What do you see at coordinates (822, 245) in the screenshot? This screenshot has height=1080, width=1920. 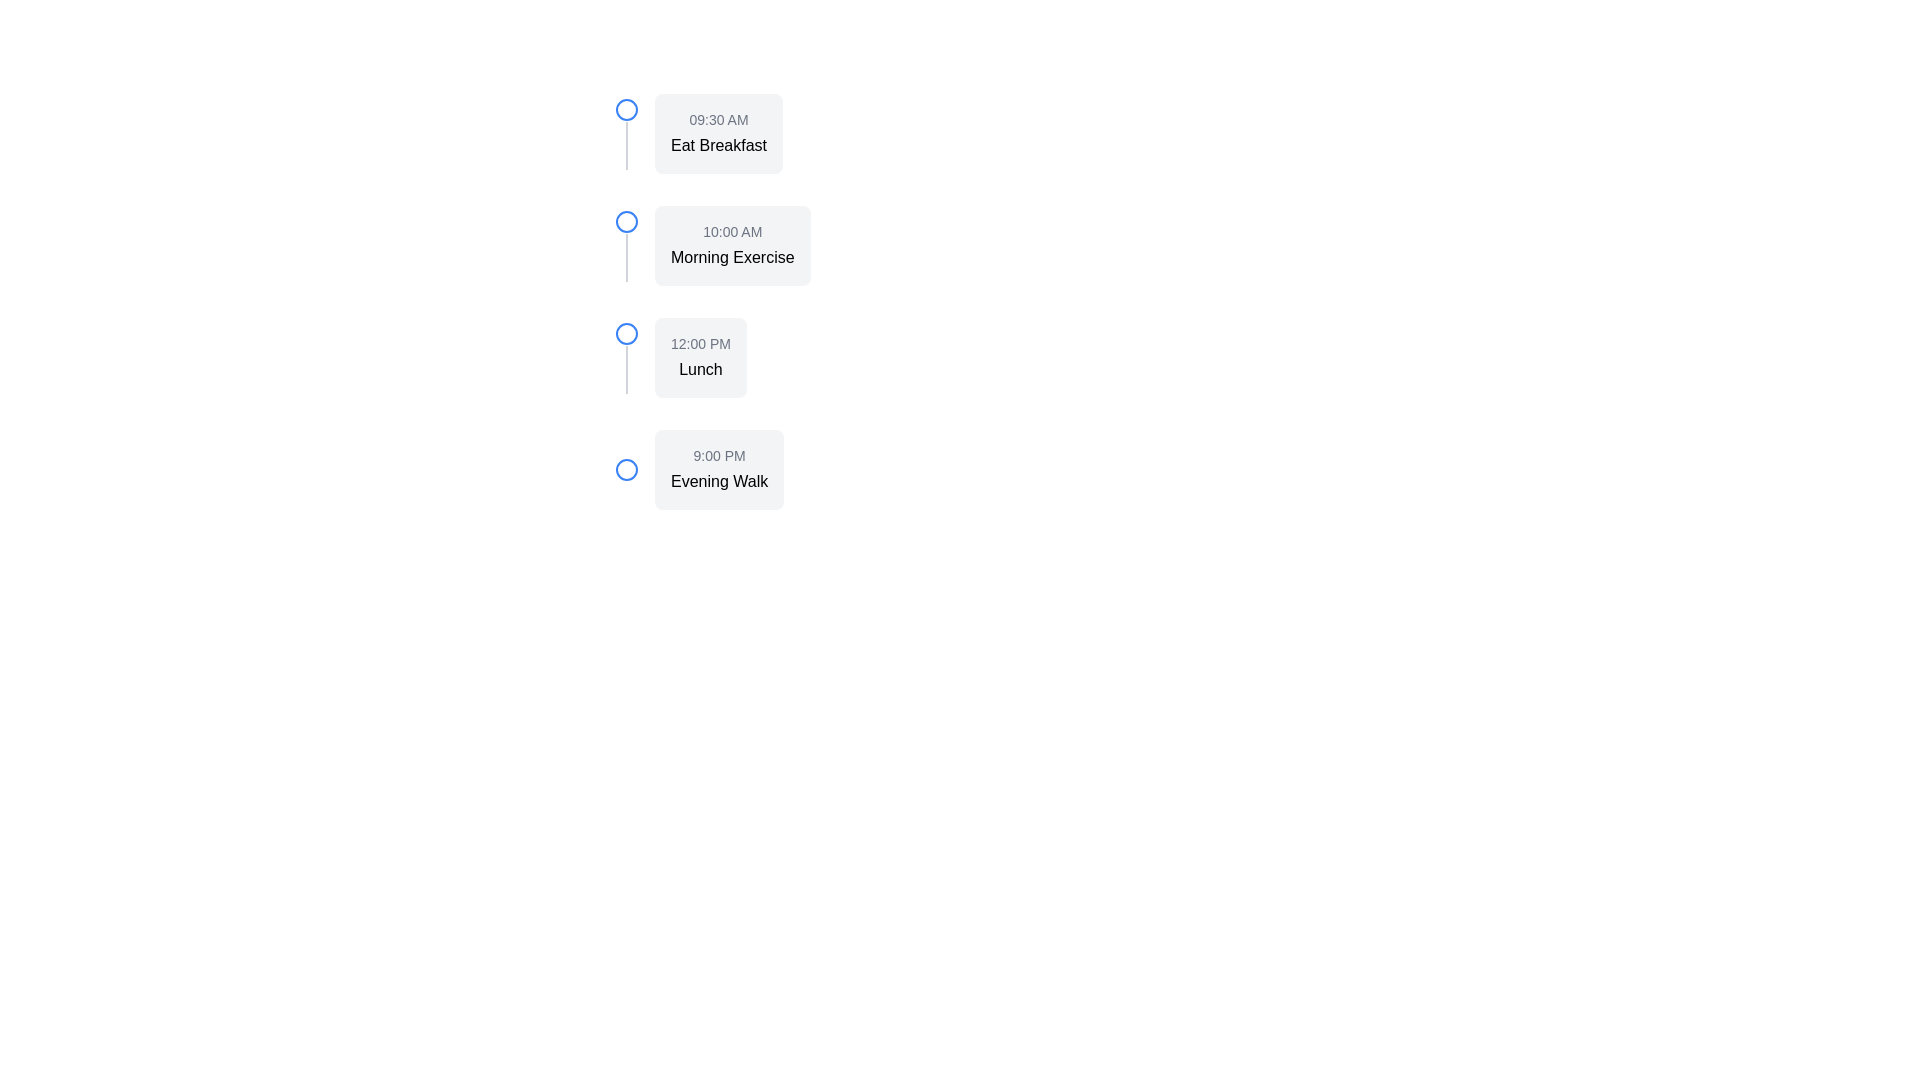 I see `the scheduled activity labeled 'Morning Exercise' occurring at '10:00 AM' in the timeline or agenda view, which is the second item in the vertical list` at bounding box center [822, 245].